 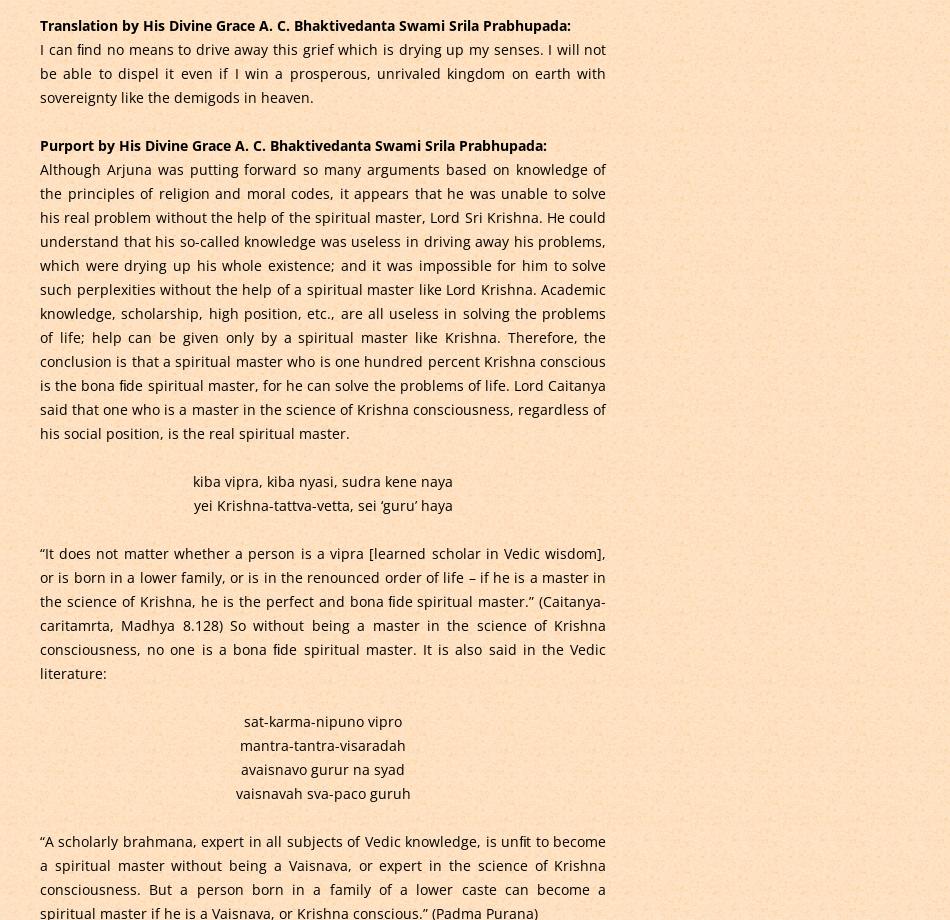 What do you see at coordinates (321, 300) in the screenshot?
I see `'Although Arjuna was putting forward so many arguments based on knowledge of the principles of religion and moral codes, it appears that he was unable to solve his real problem without the help of the spiritual master, Lord Sri Krishna. He could understand that his so-called knowledge was useless in driving away his problems, which were drying up his whole existence; and it was impossible for him to solve such perplexities without the help of a spiritual master like Lord Krishna. Academic knowledge, scholarship, high position, etc., are all useless in solving the problems of life; help can be given only by a spiritual master like Krishna. Therefore, the conclusion is that a spiritual master who is one hundred percent Krishna conscious is the bona ﬁde spiritual master, for he can solve the problems of life. Lord Caitanya said that one who is a master in the science of Krishna consciousness, regardless of his social position, is the real spiritual master.'` at bounding box center [321, 300].